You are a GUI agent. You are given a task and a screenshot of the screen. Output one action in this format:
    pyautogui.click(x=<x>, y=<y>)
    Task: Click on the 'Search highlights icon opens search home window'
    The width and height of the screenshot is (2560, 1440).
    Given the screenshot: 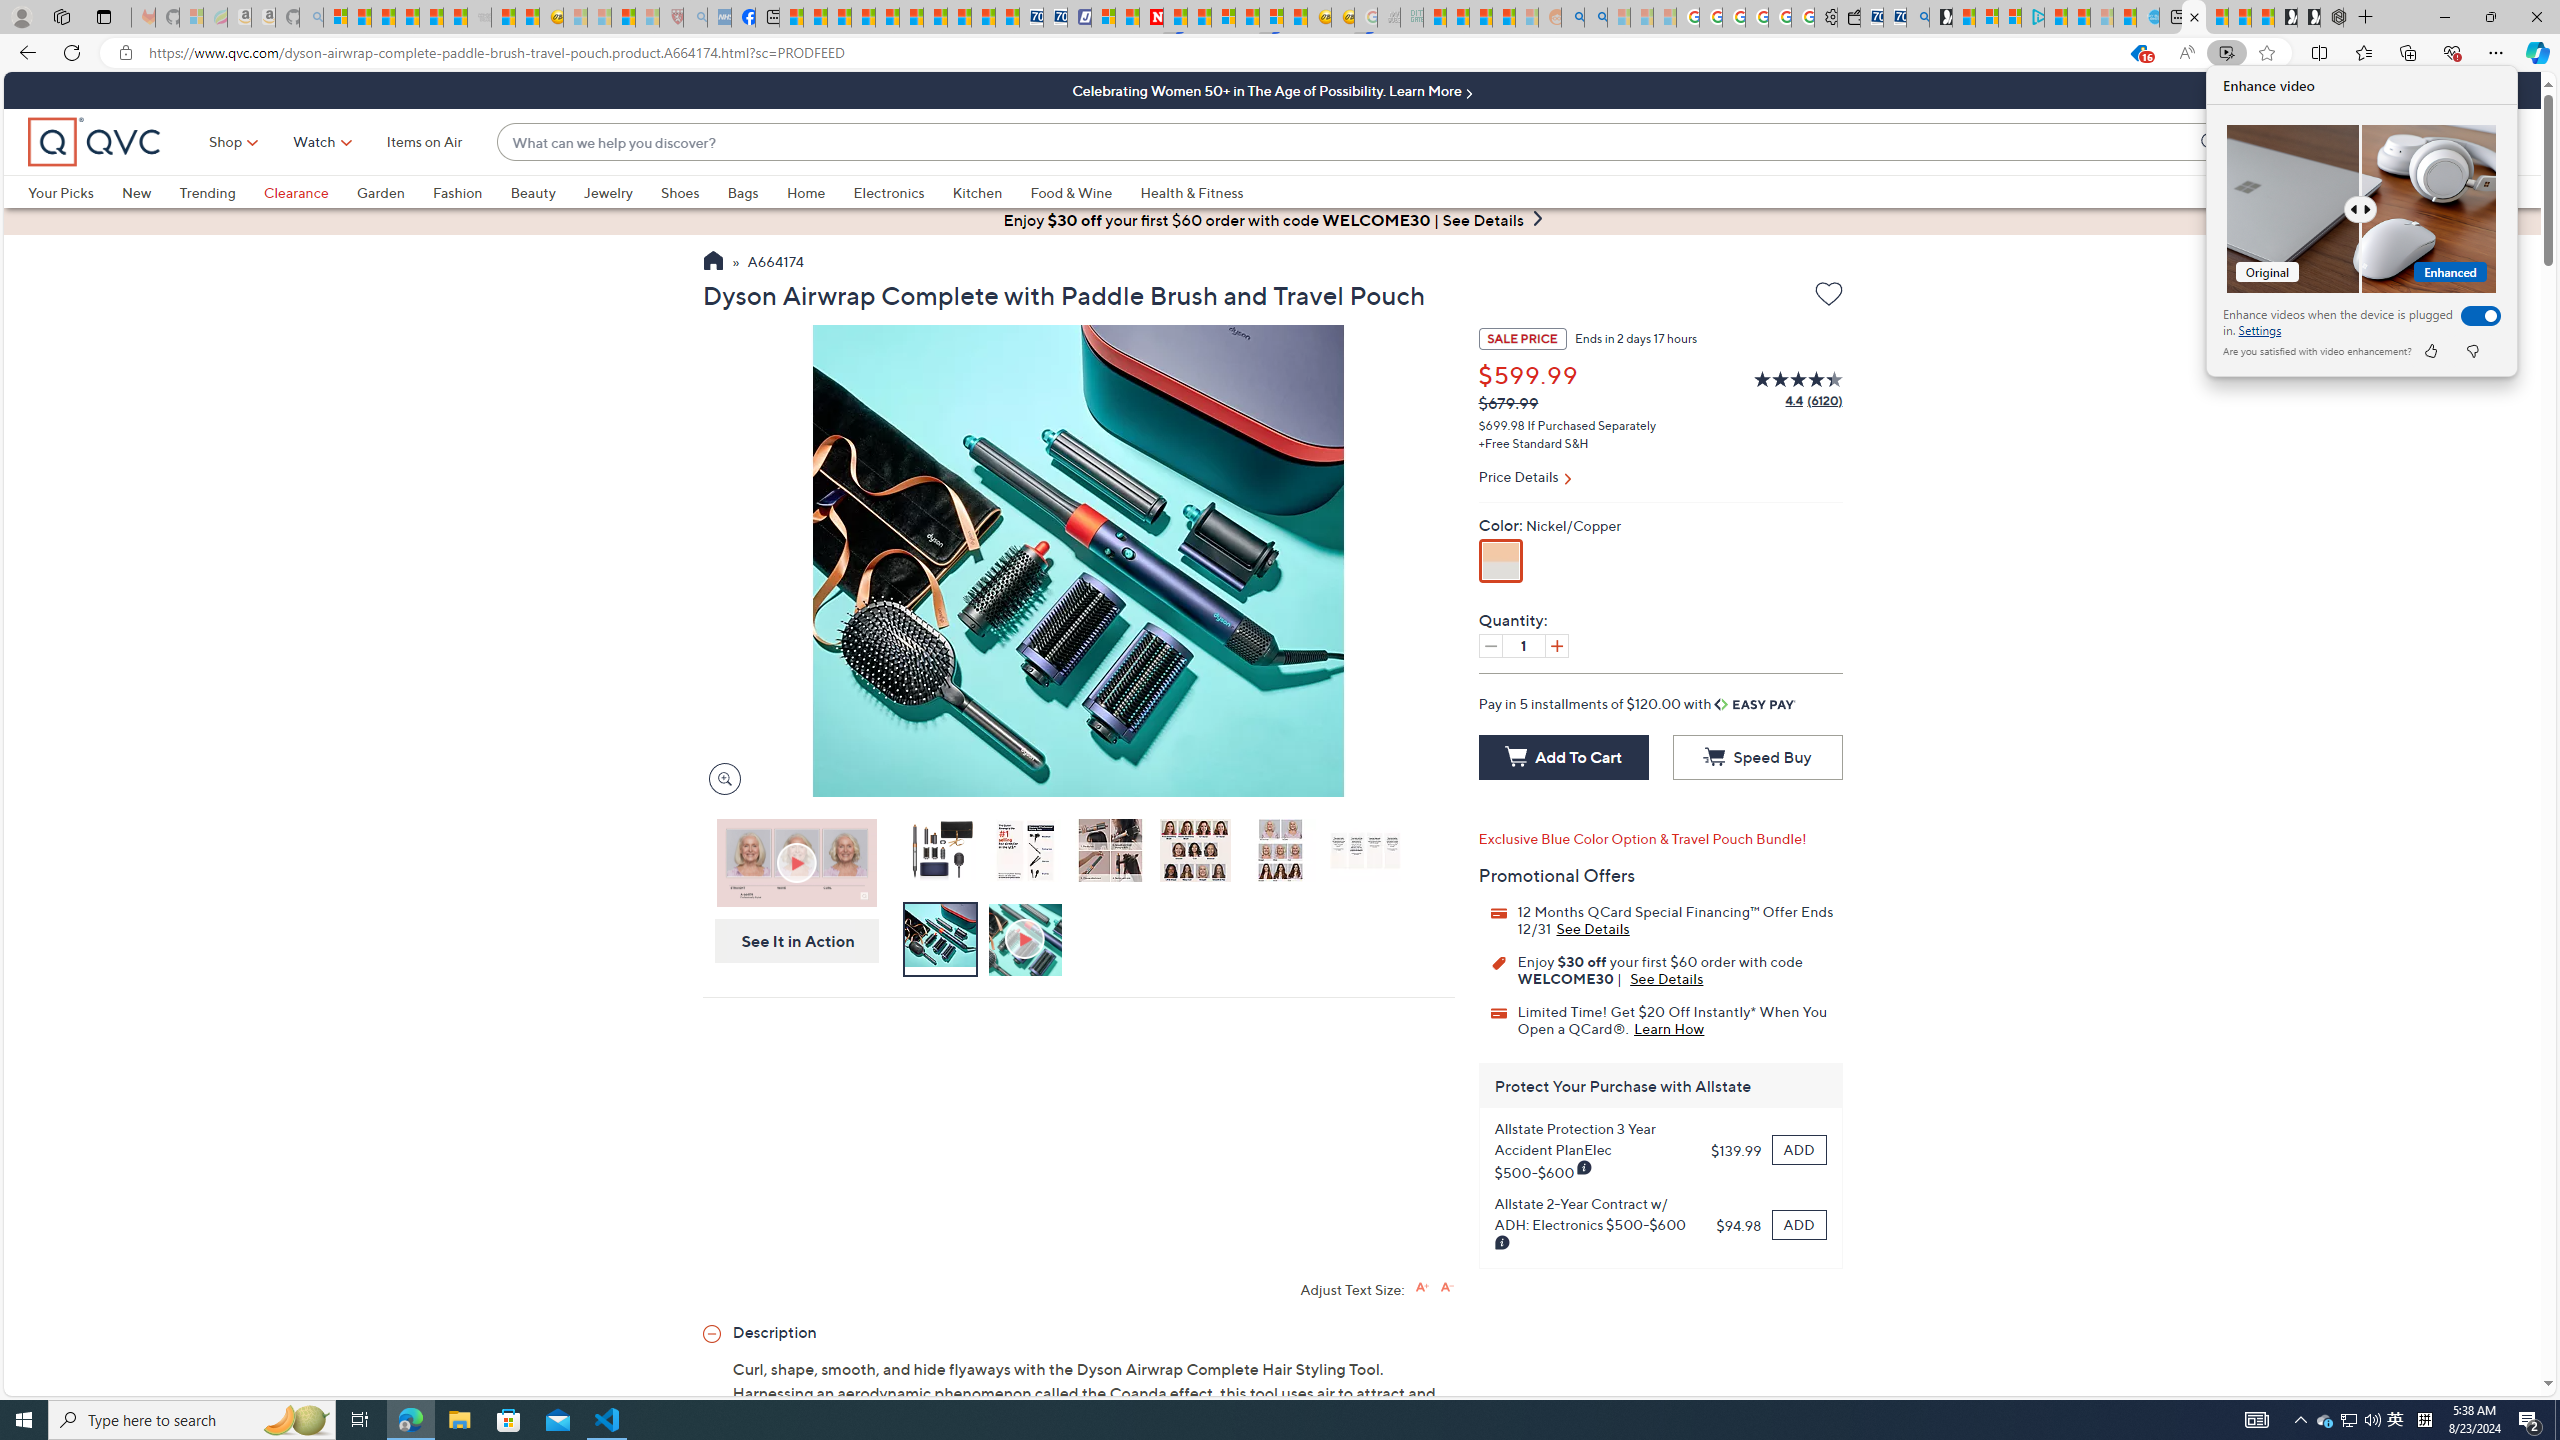 What is the action you would take?
    pyautogui.click(x=294, y=1418)
    